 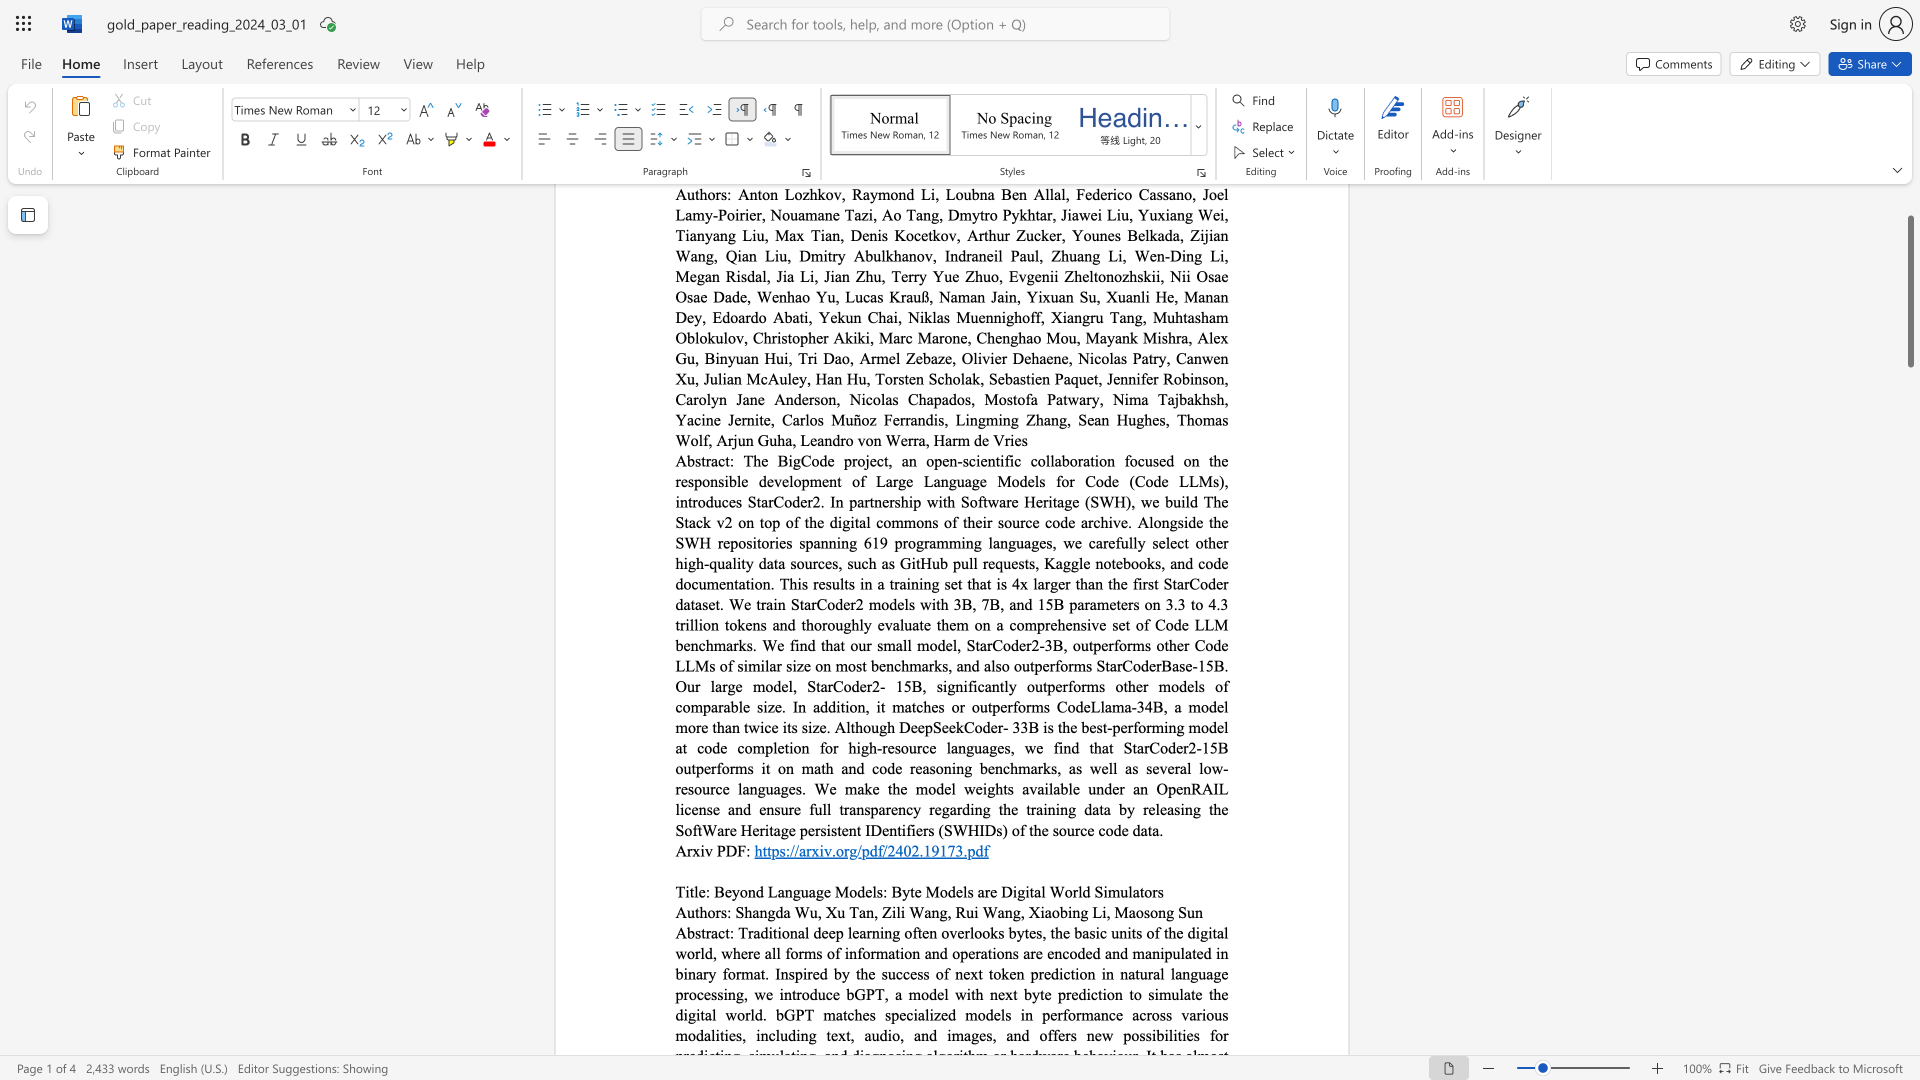 What do you see at coordinates (1909, 450) in the screenshot?
I see `the scrollbar to scroll the page down` at bounding box center [1909, 450].